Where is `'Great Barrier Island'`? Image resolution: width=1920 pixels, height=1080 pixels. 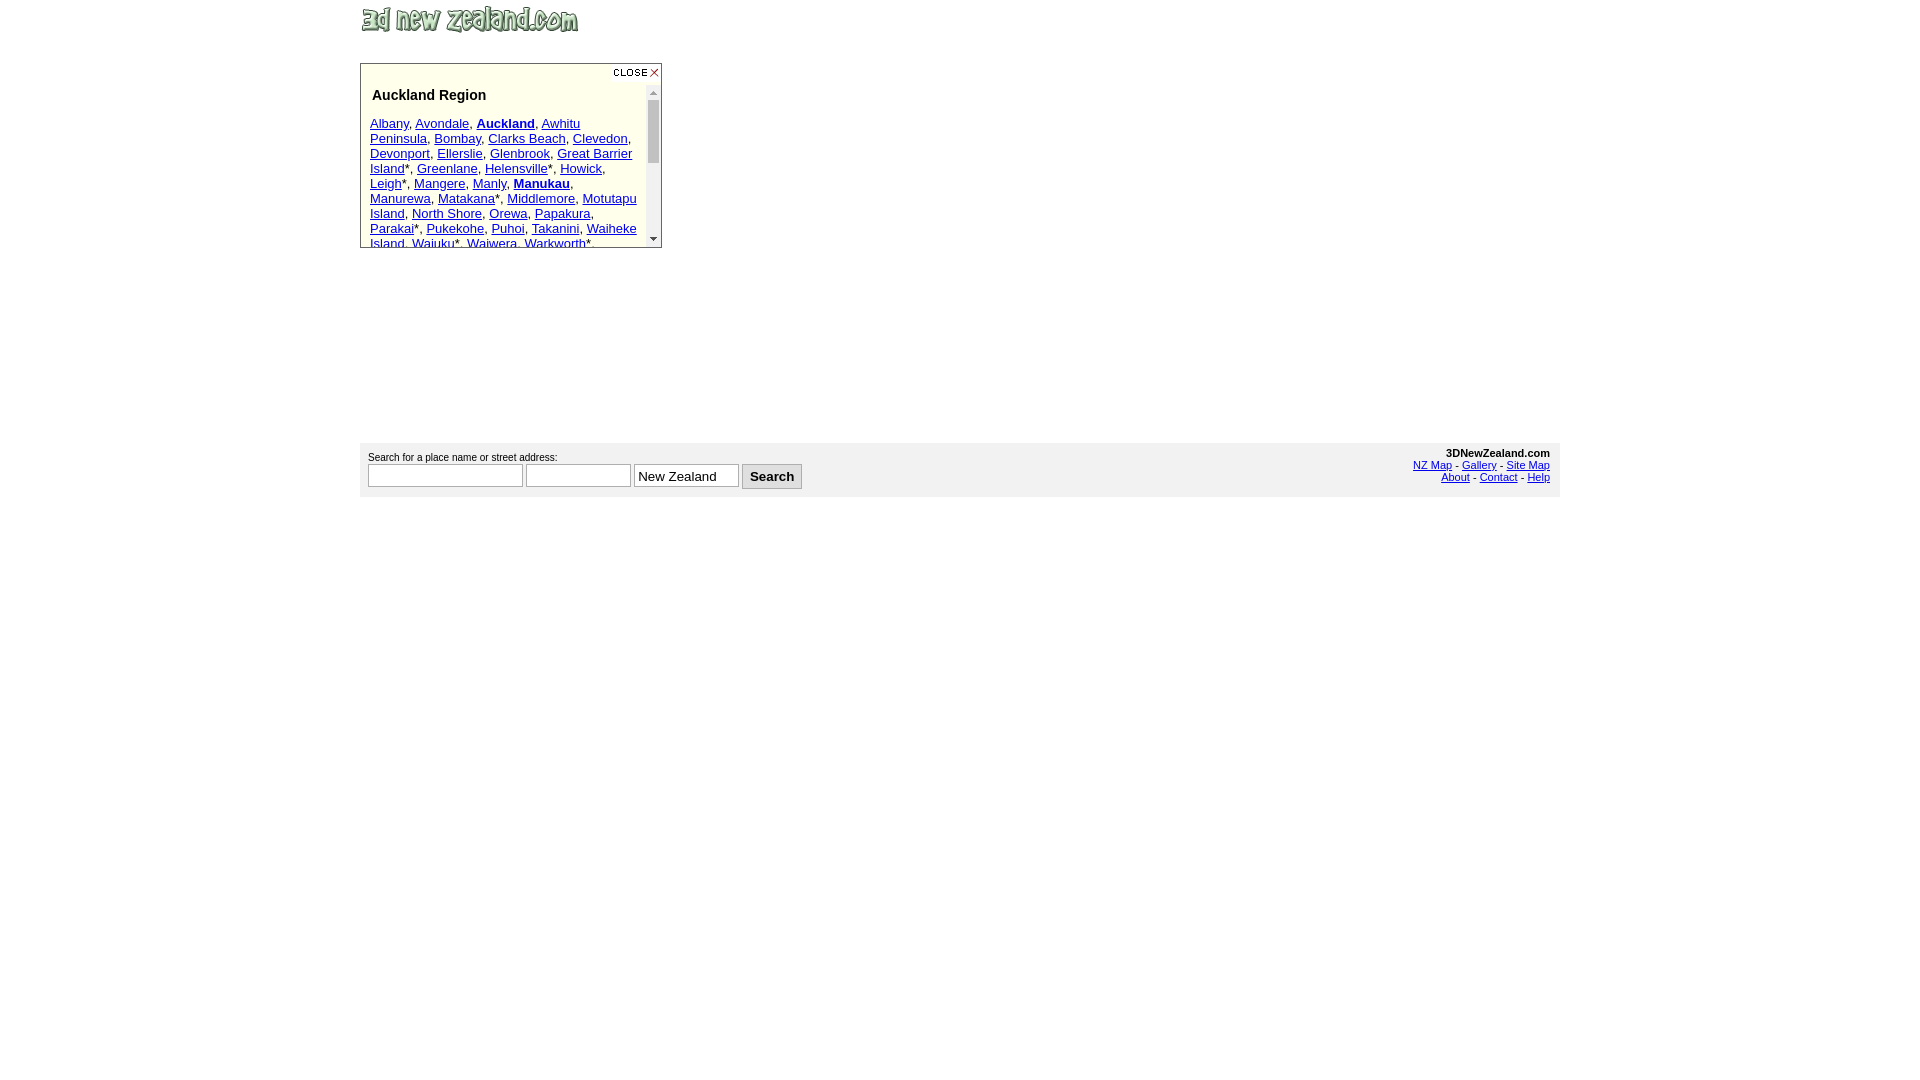 'Great Barrier Island' is located at coordinates (500, 160).